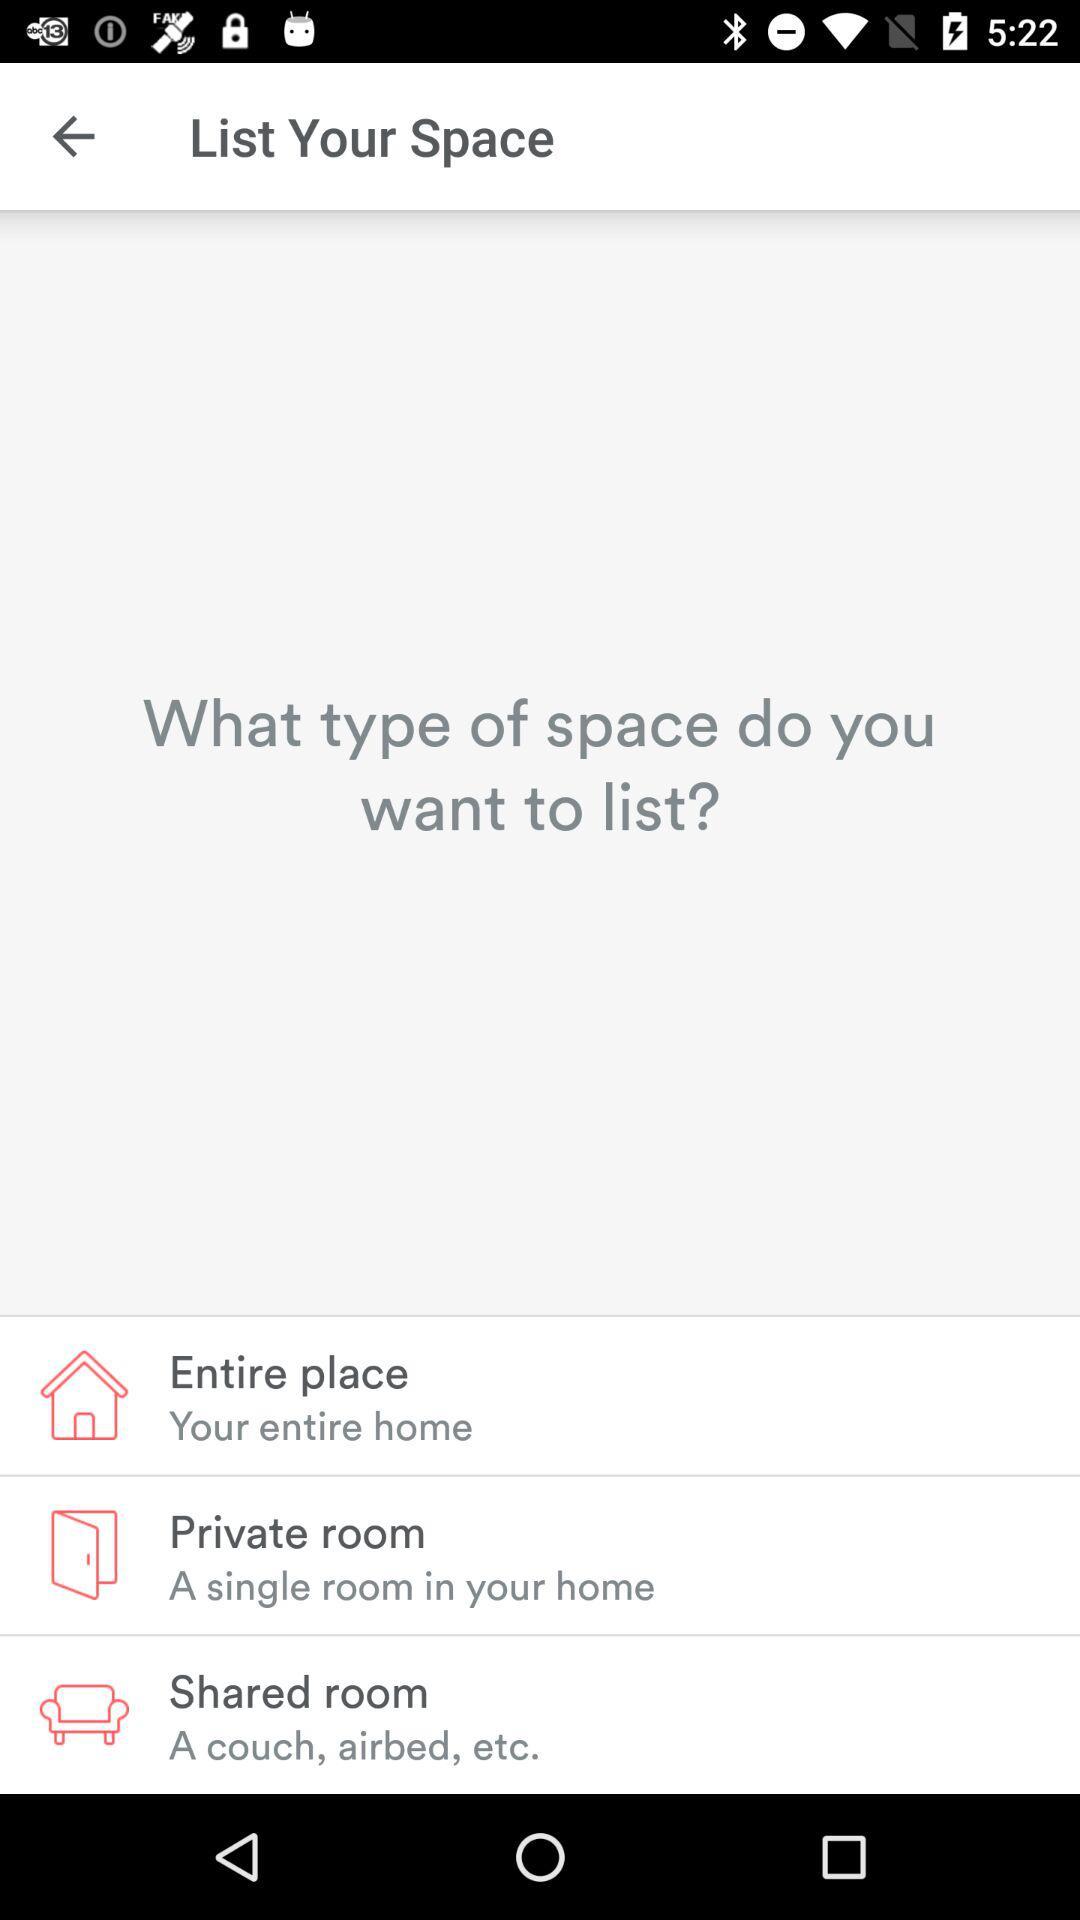 This screenshot has height=1920, width=1080. What do you see at coordinates (72, 135) in the screenshot?
I see `the icon at the top left corner` at bounding box center [72, 135].